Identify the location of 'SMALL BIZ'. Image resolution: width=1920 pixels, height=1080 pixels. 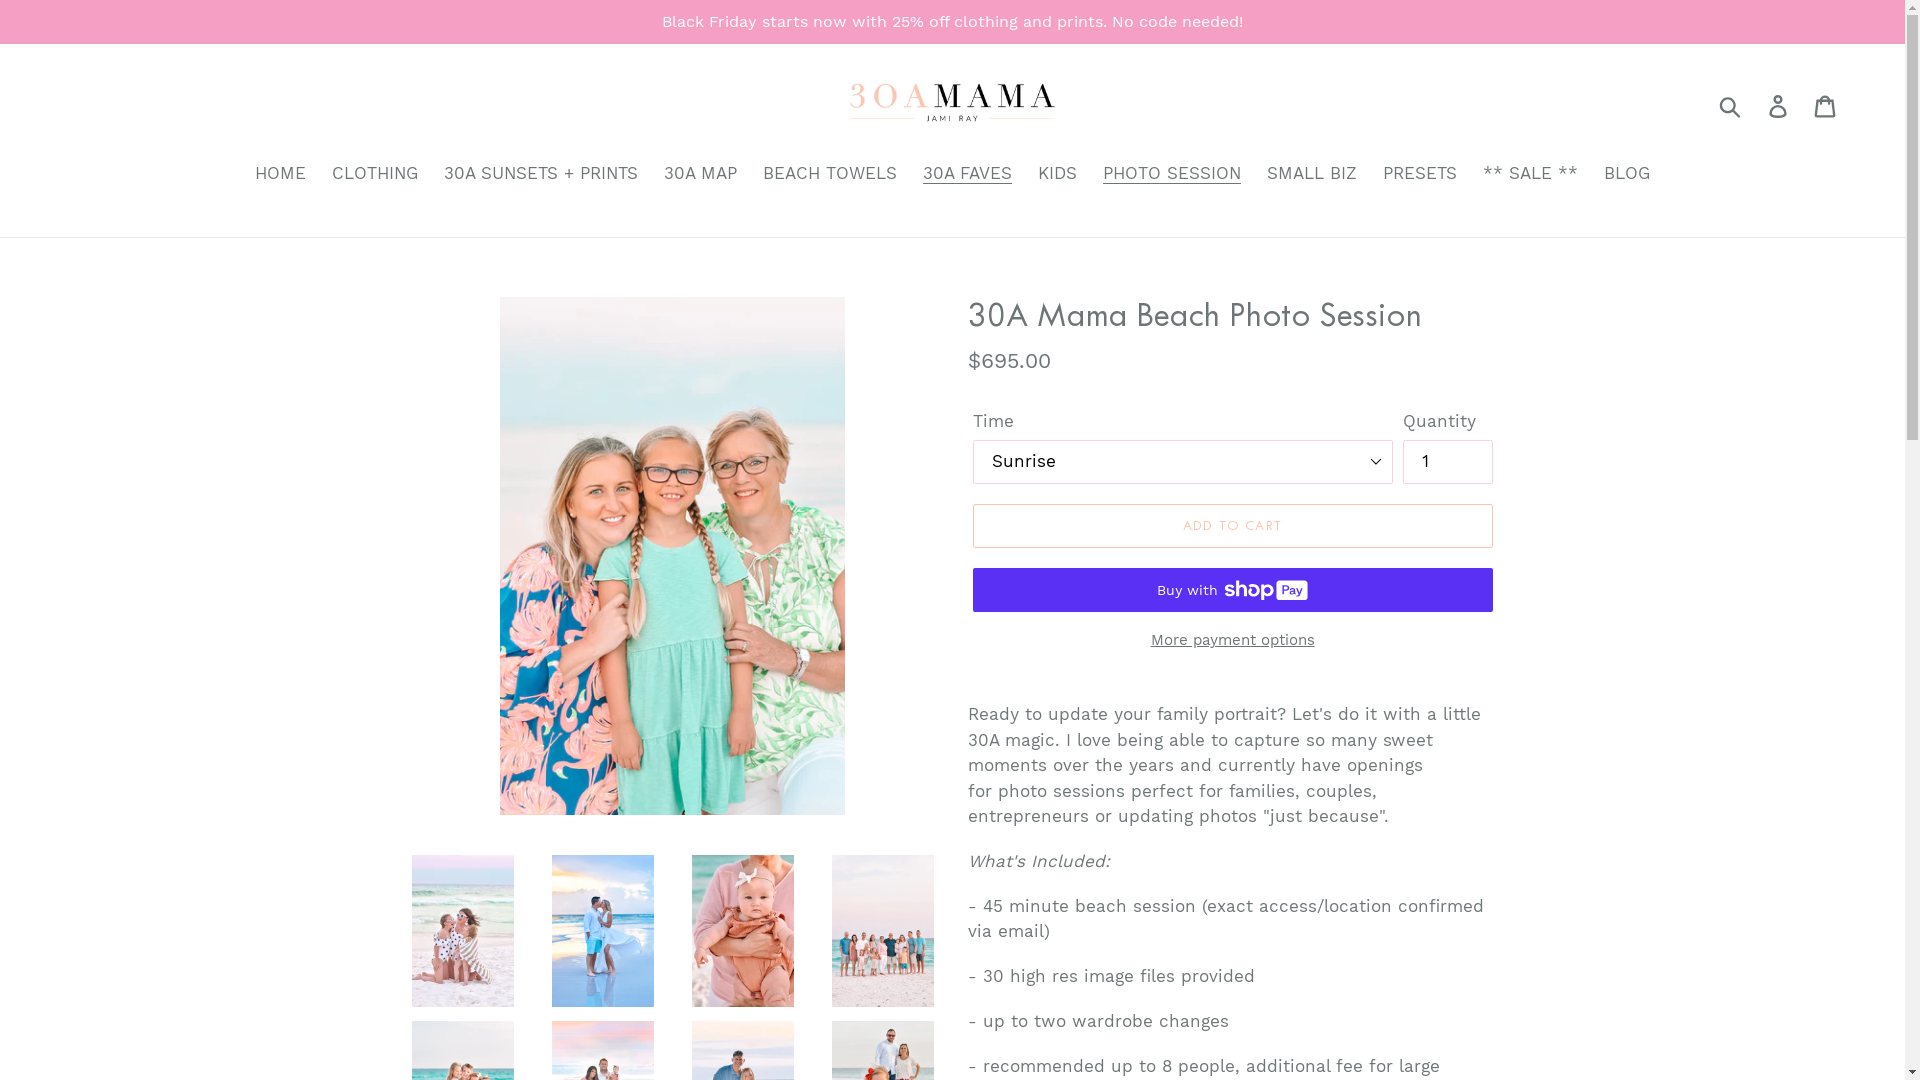
(1311, 174).